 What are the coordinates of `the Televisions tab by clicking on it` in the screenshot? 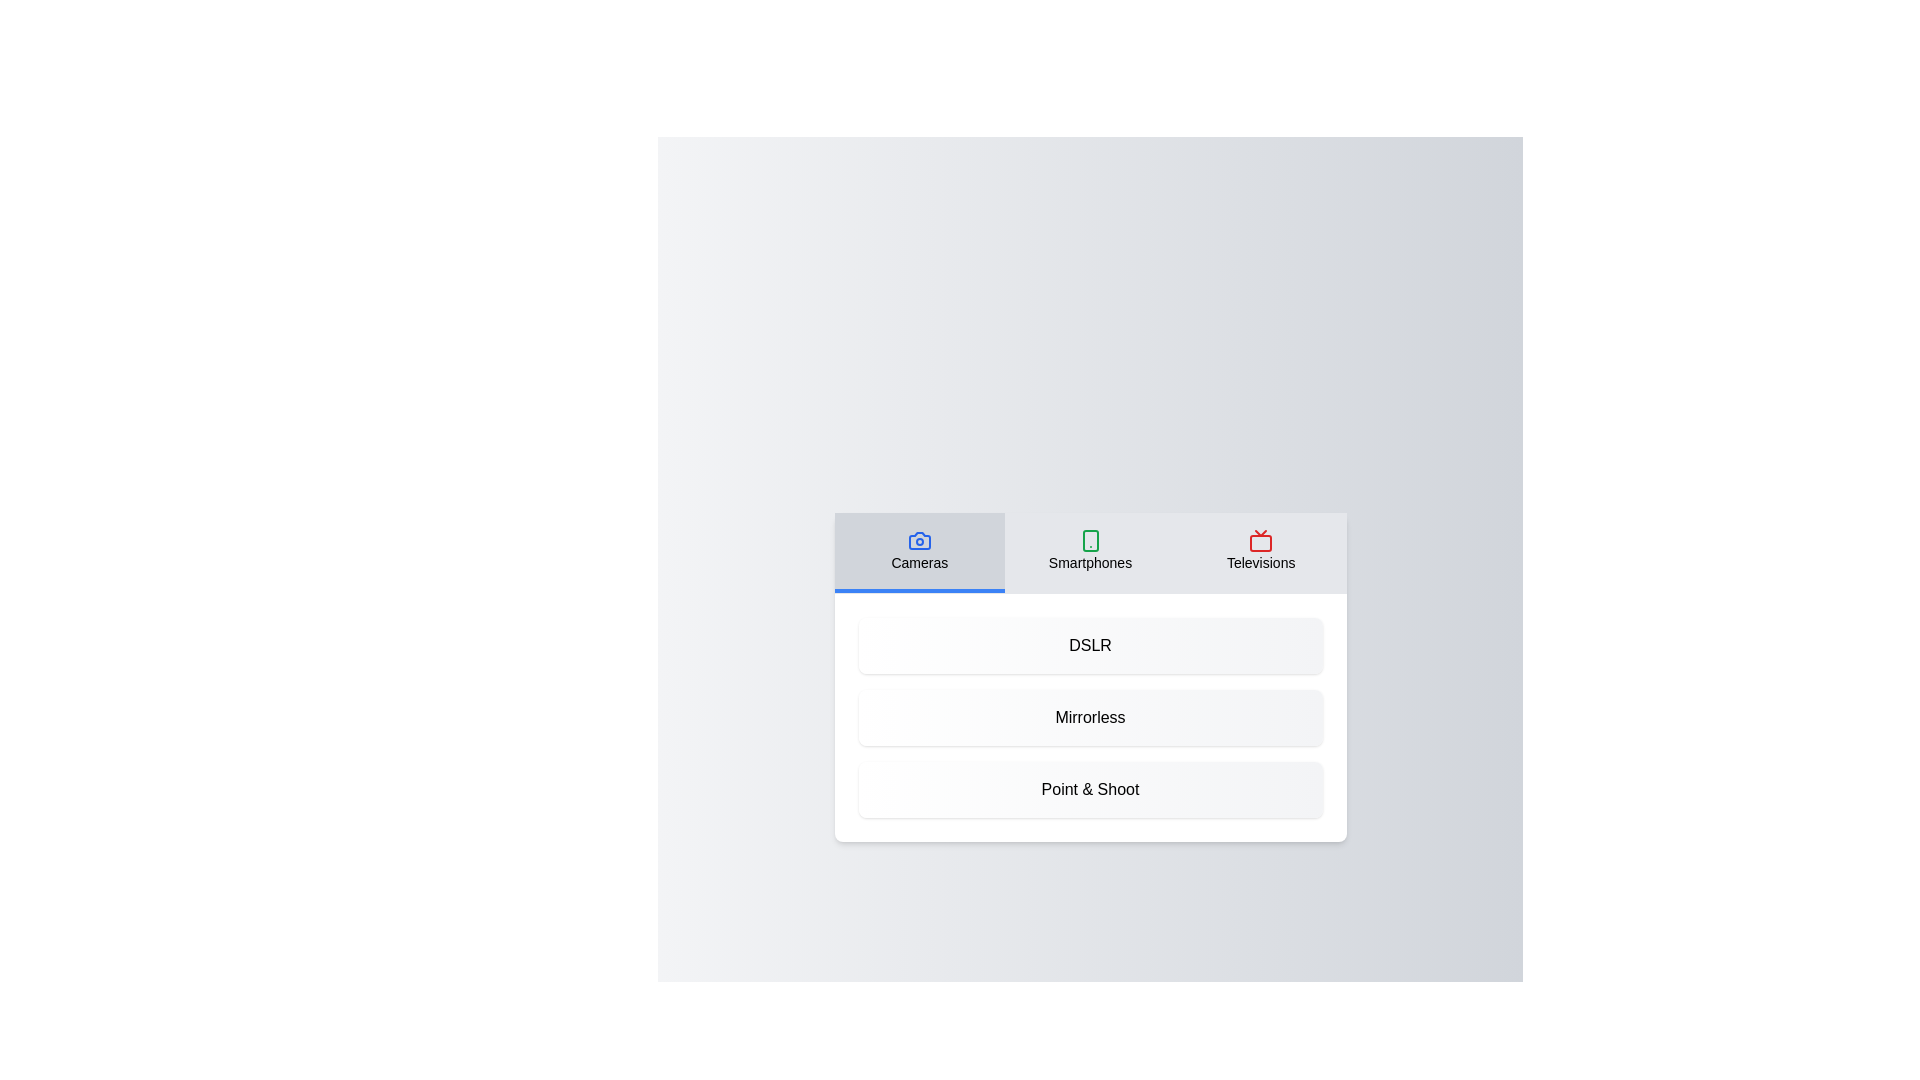 It's located at (1260, 552).